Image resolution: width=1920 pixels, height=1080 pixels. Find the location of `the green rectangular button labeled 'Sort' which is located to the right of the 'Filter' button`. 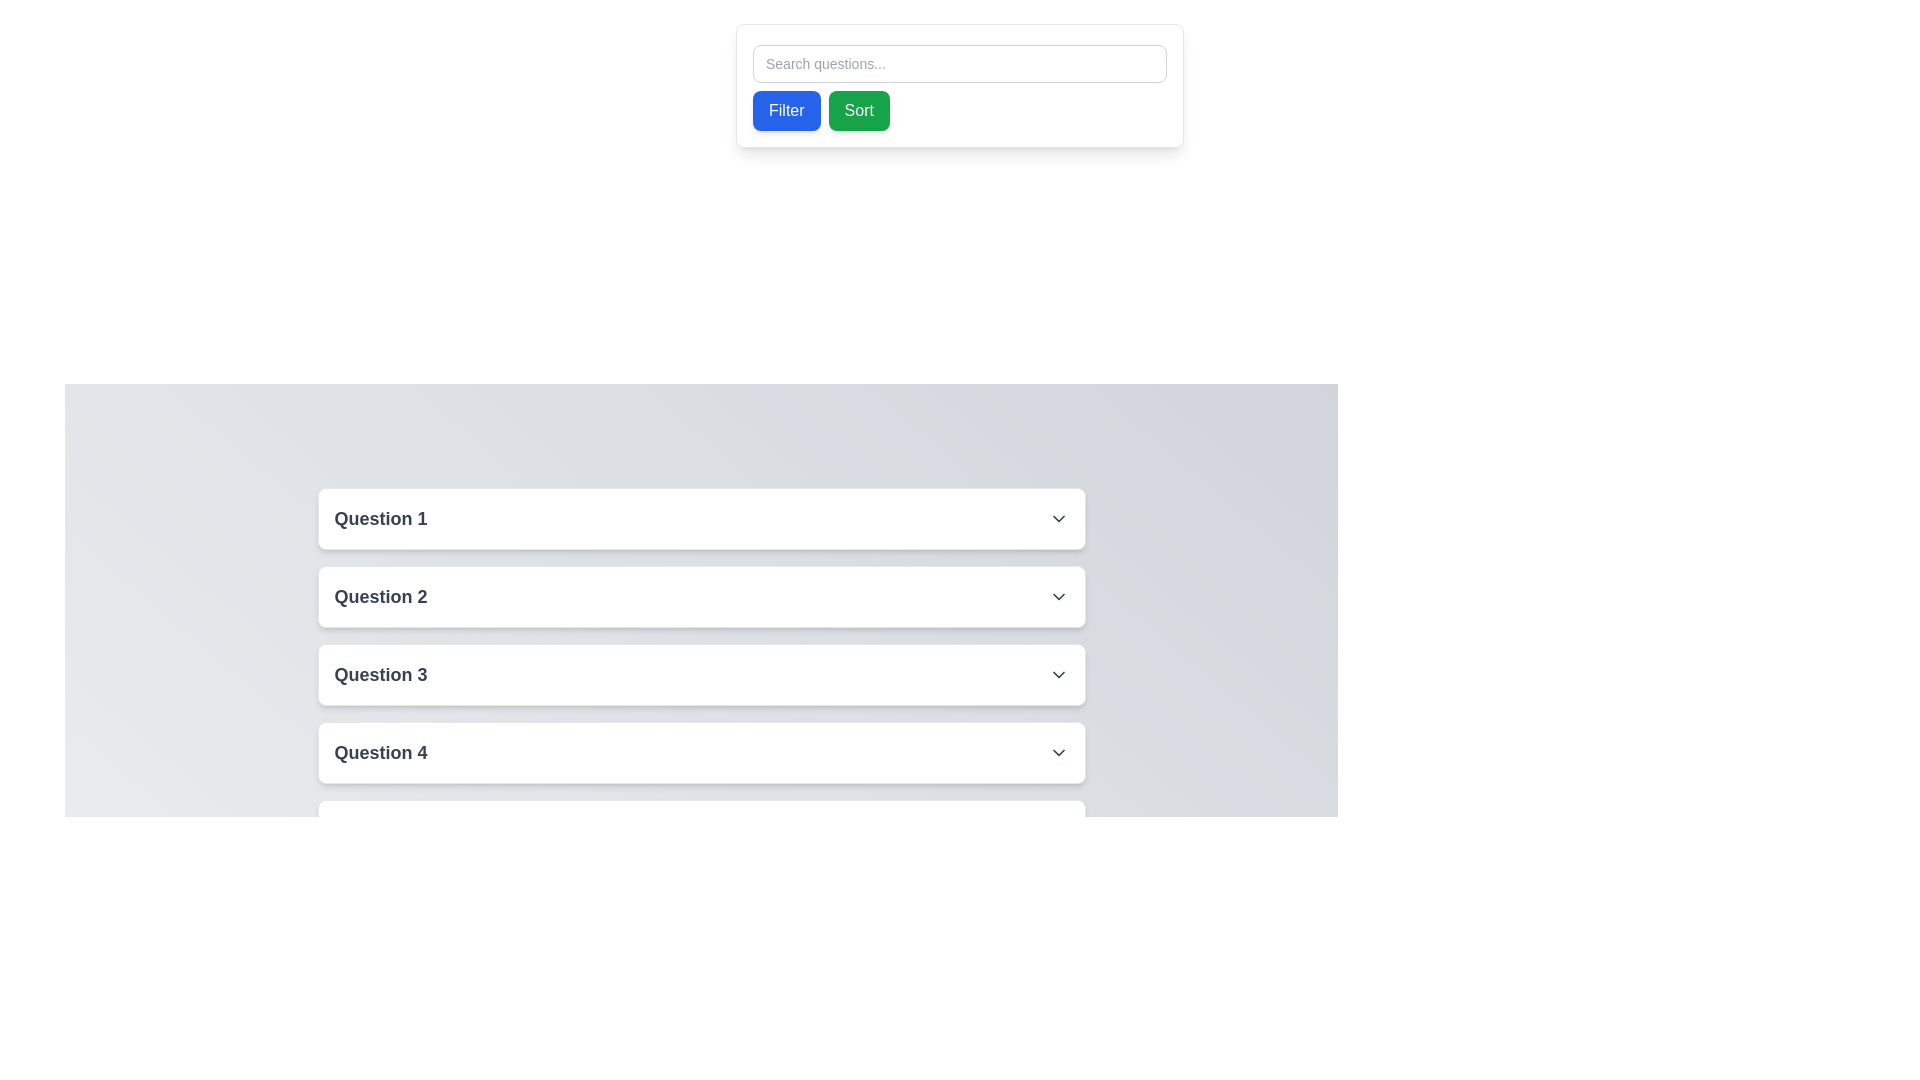

the green rectangular button labeled 'Sort' which is located to the right of the 'Filter' button is located at coordinates (859, 111).